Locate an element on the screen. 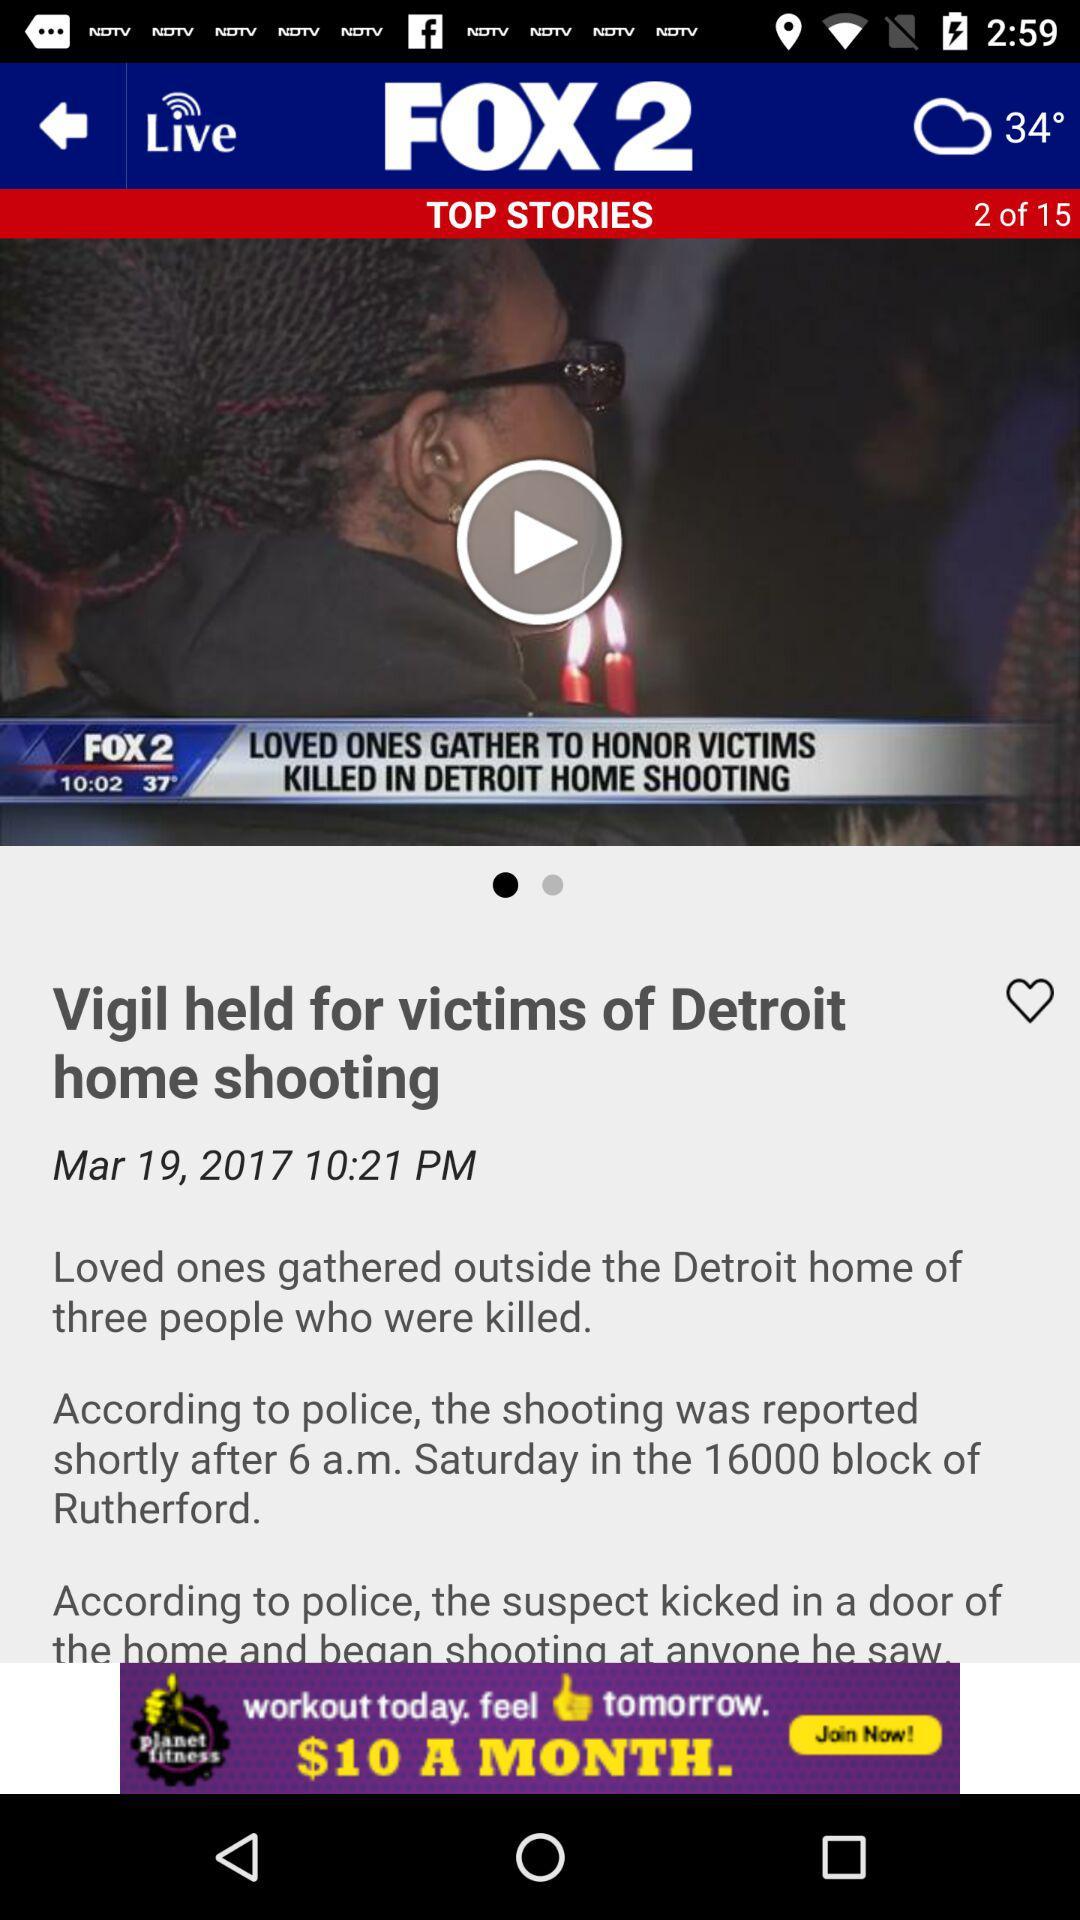 The width and height of the screenshot is (1080, 1920). previous is located at coordinates (61, 124).